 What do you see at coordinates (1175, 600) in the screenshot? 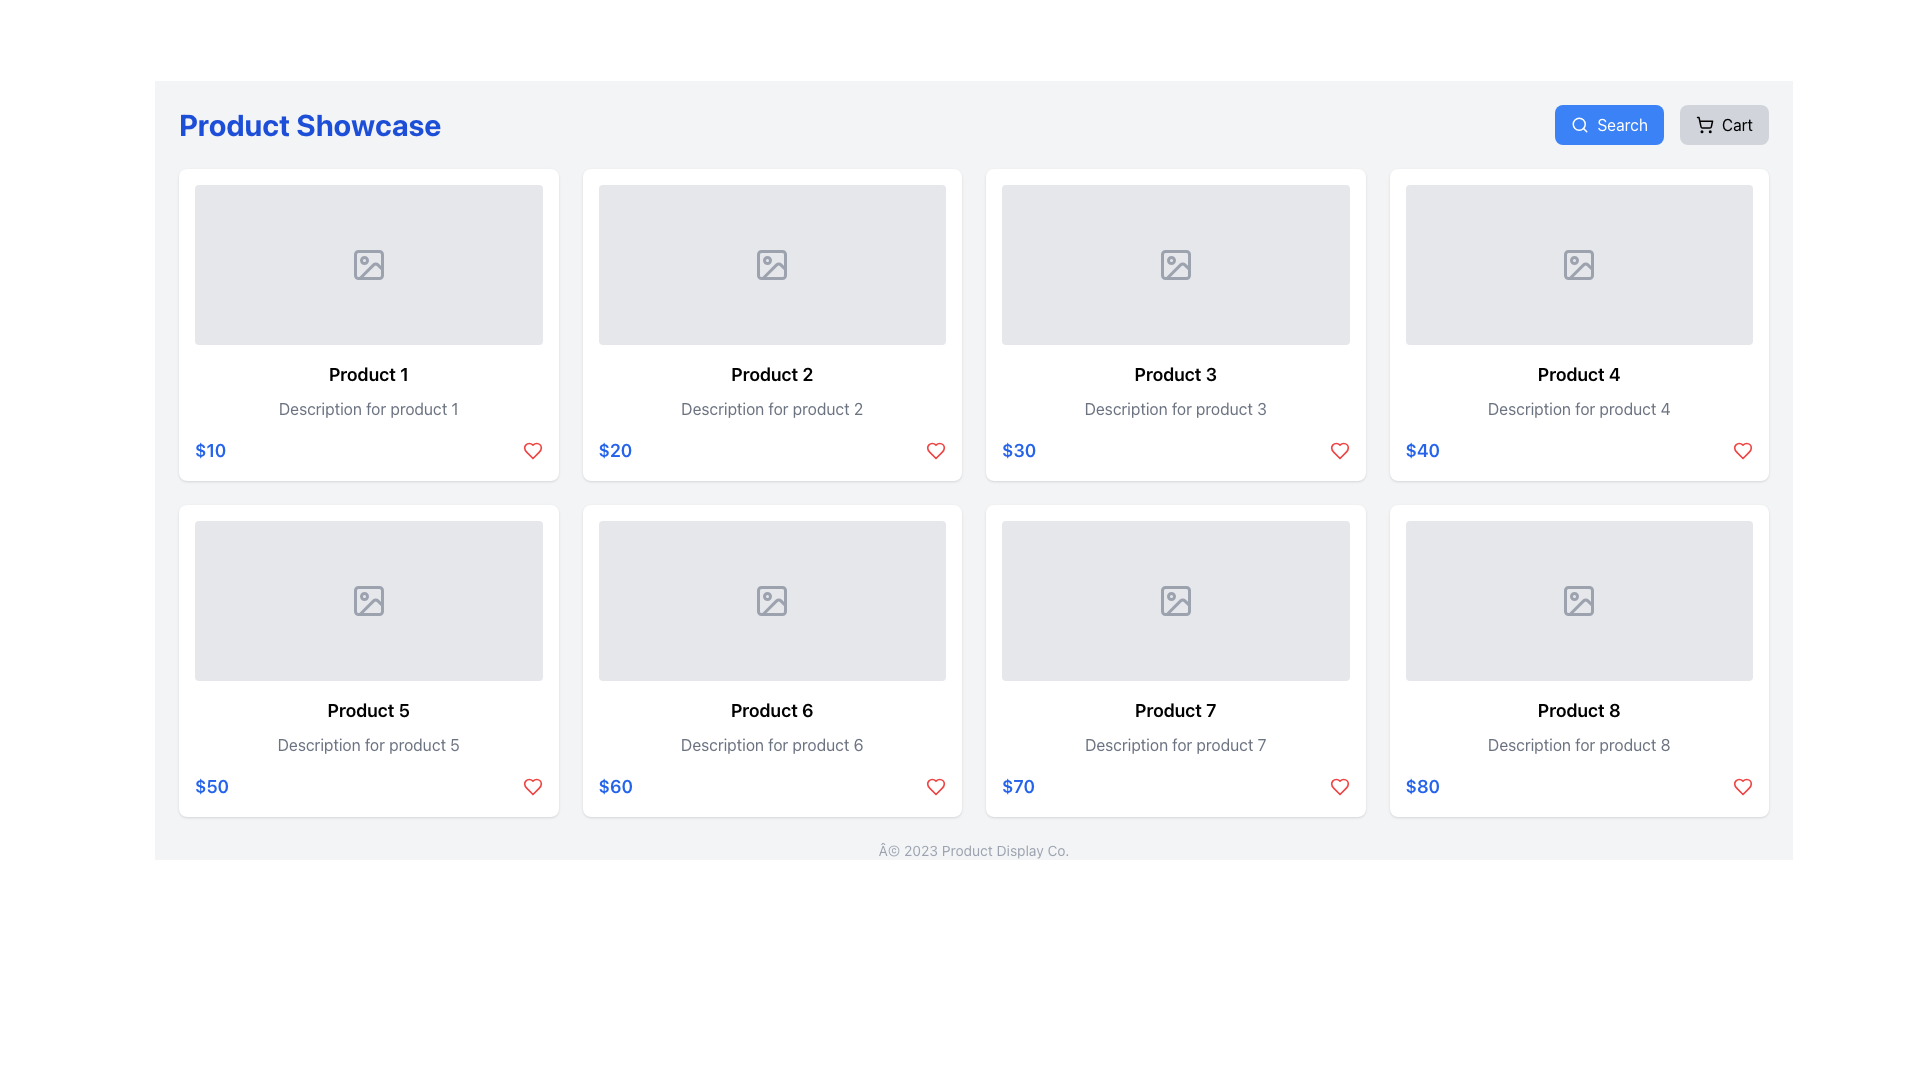
I see `the small rounded rectangle styled in light gray, located within the image icon of 'Product 7' in the grid layout` at bounding box center [1175, 600].